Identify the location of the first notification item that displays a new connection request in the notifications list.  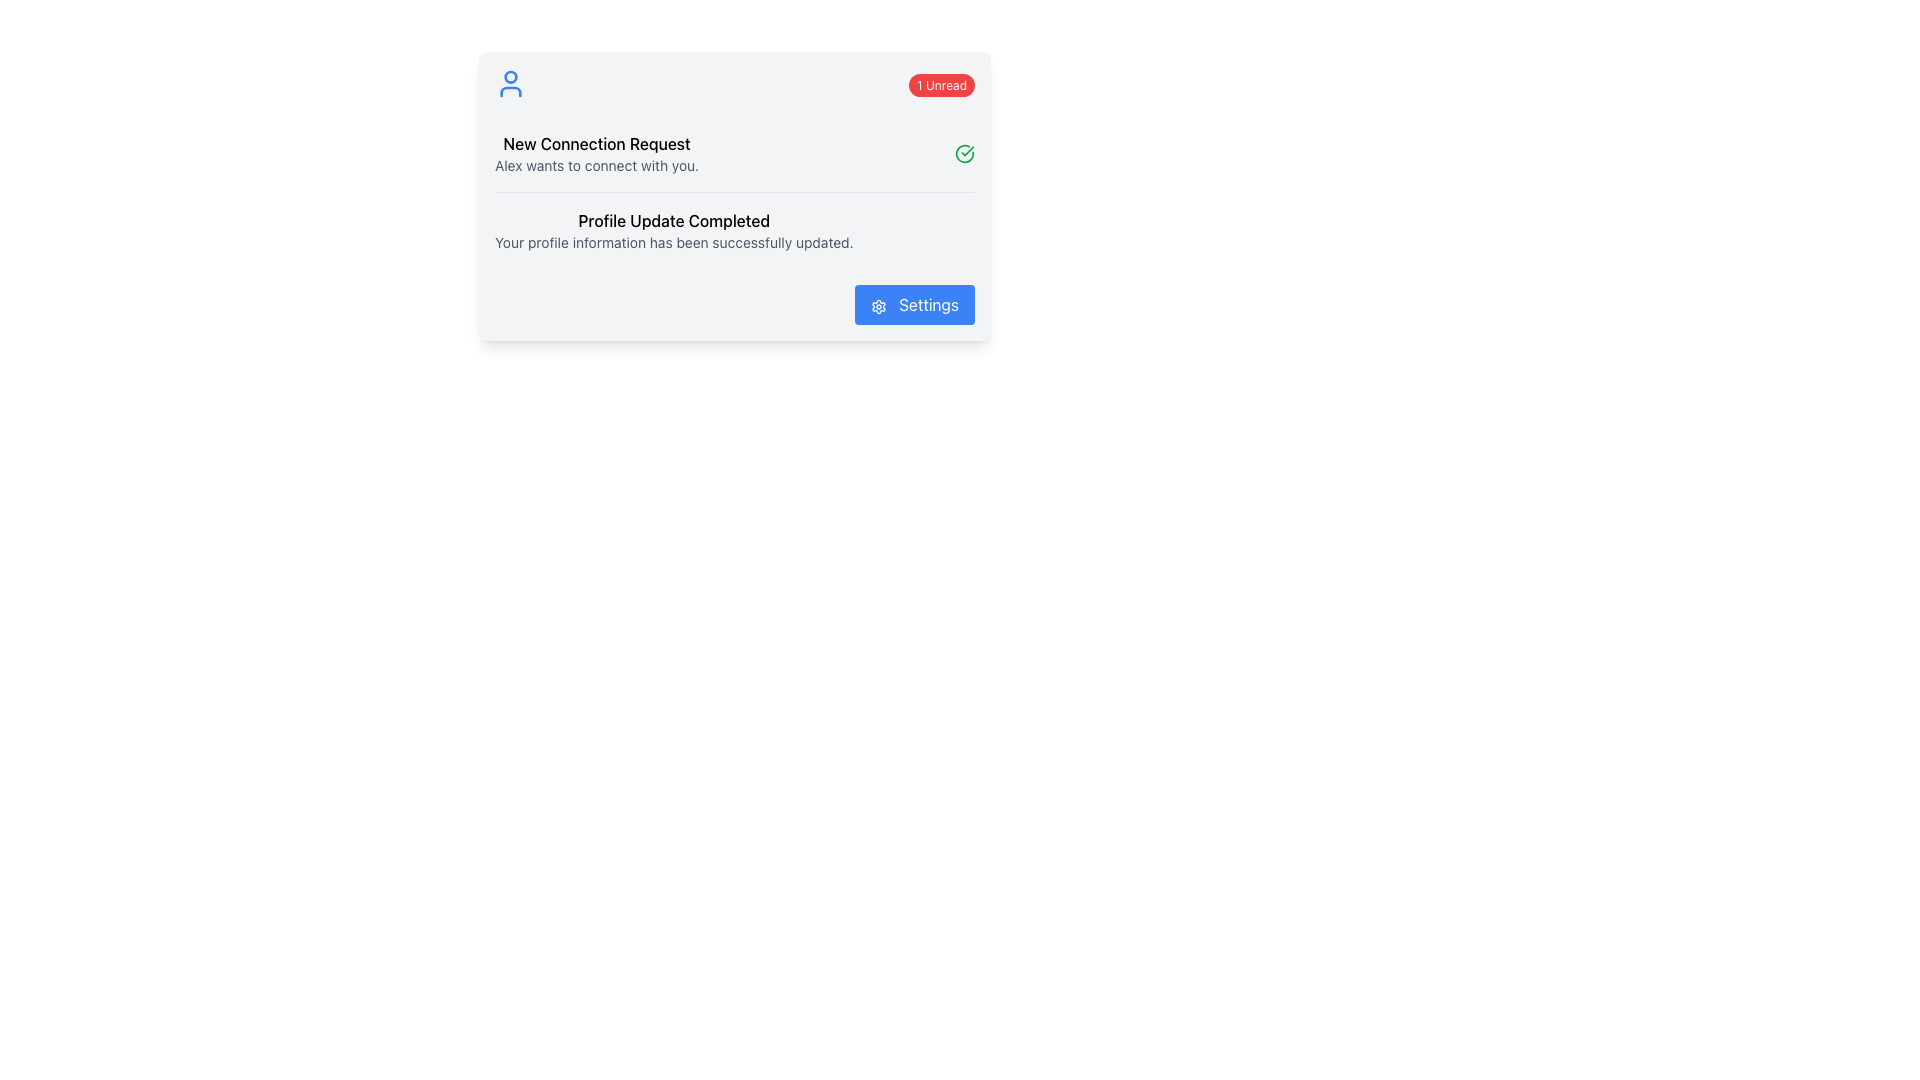
(733, 153).